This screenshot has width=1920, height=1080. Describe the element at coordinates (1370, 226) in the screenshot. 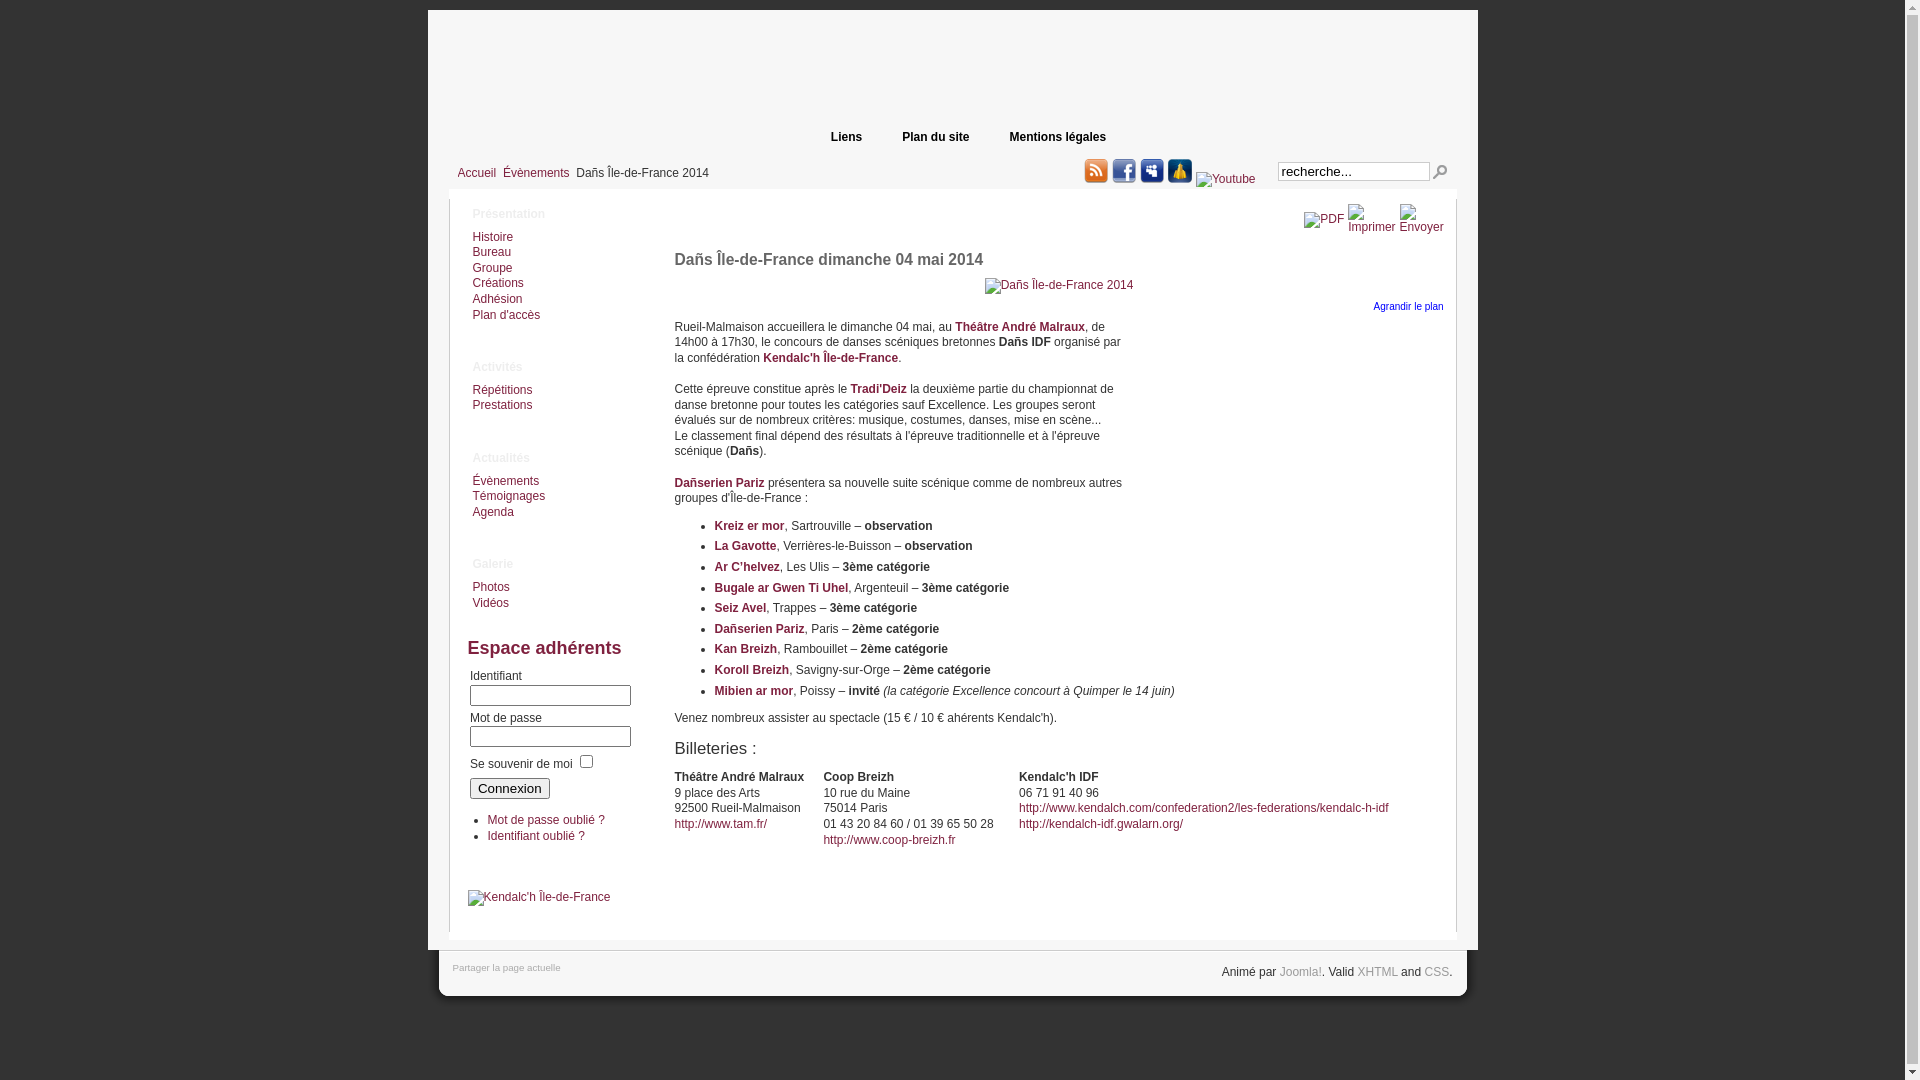

I see `'Imprimer'` at that location.